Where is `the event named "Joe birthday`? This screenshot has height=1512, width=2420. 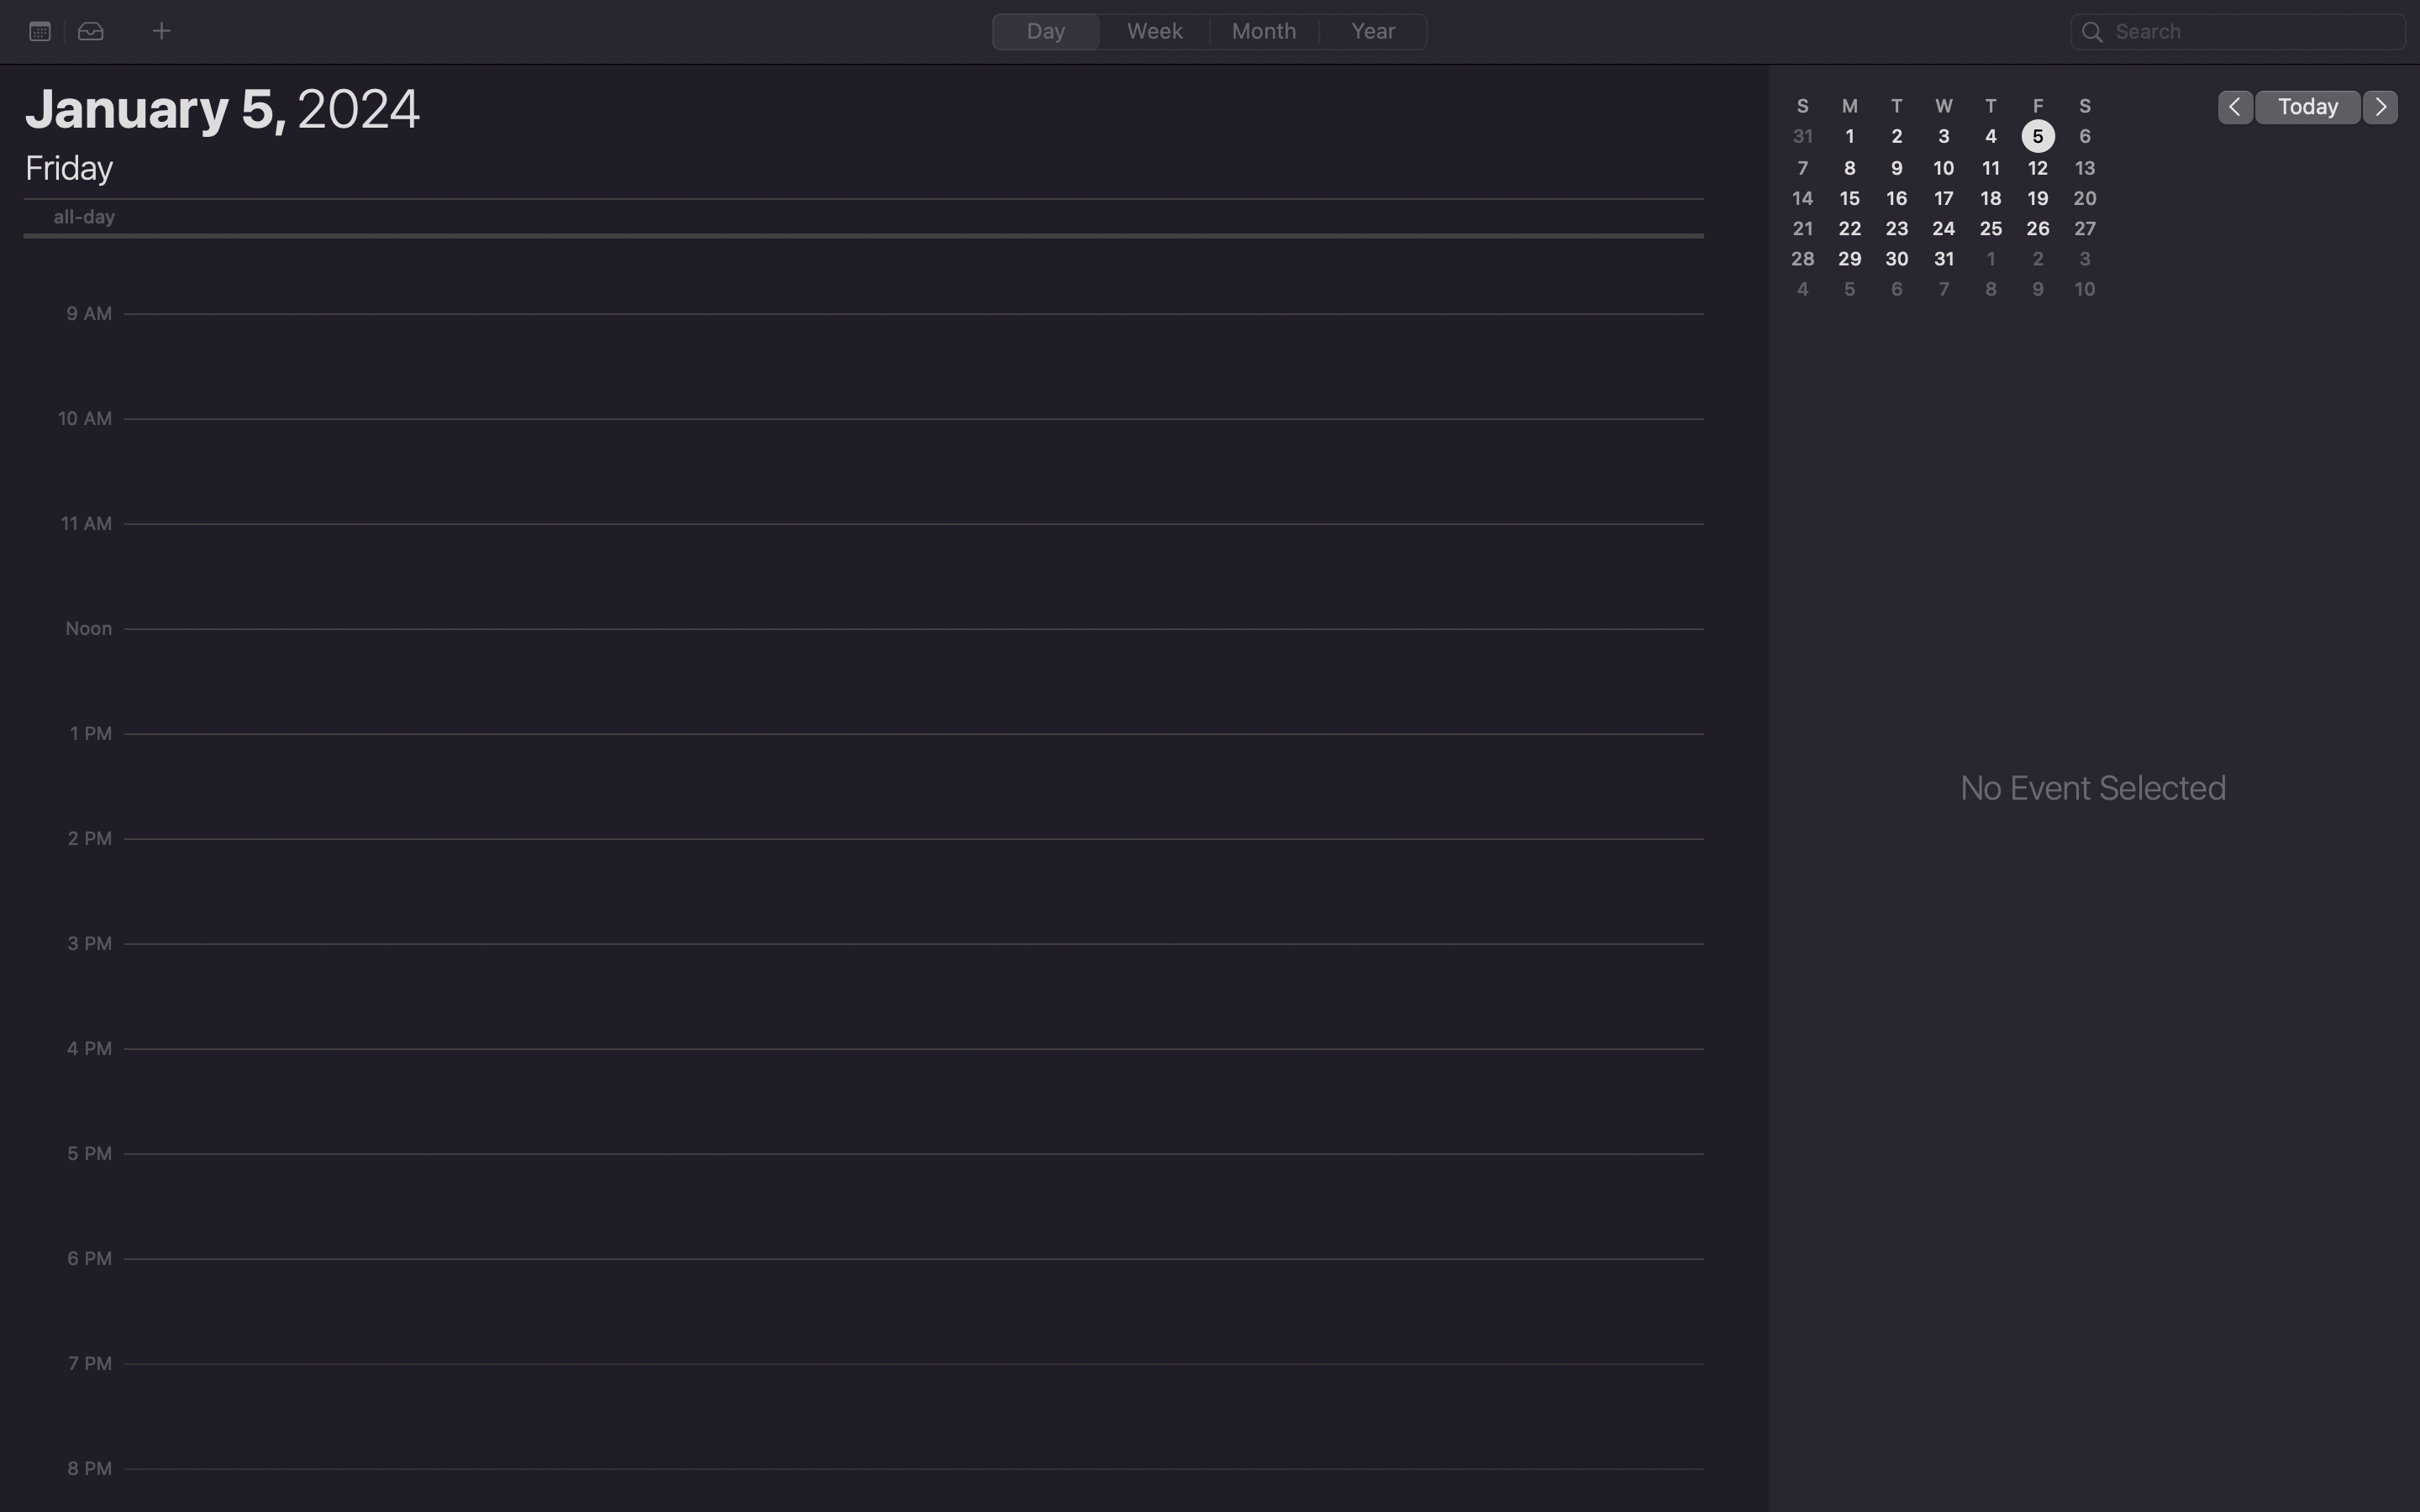
the event named "Joe birthday is located at coordinates (2238, 32).